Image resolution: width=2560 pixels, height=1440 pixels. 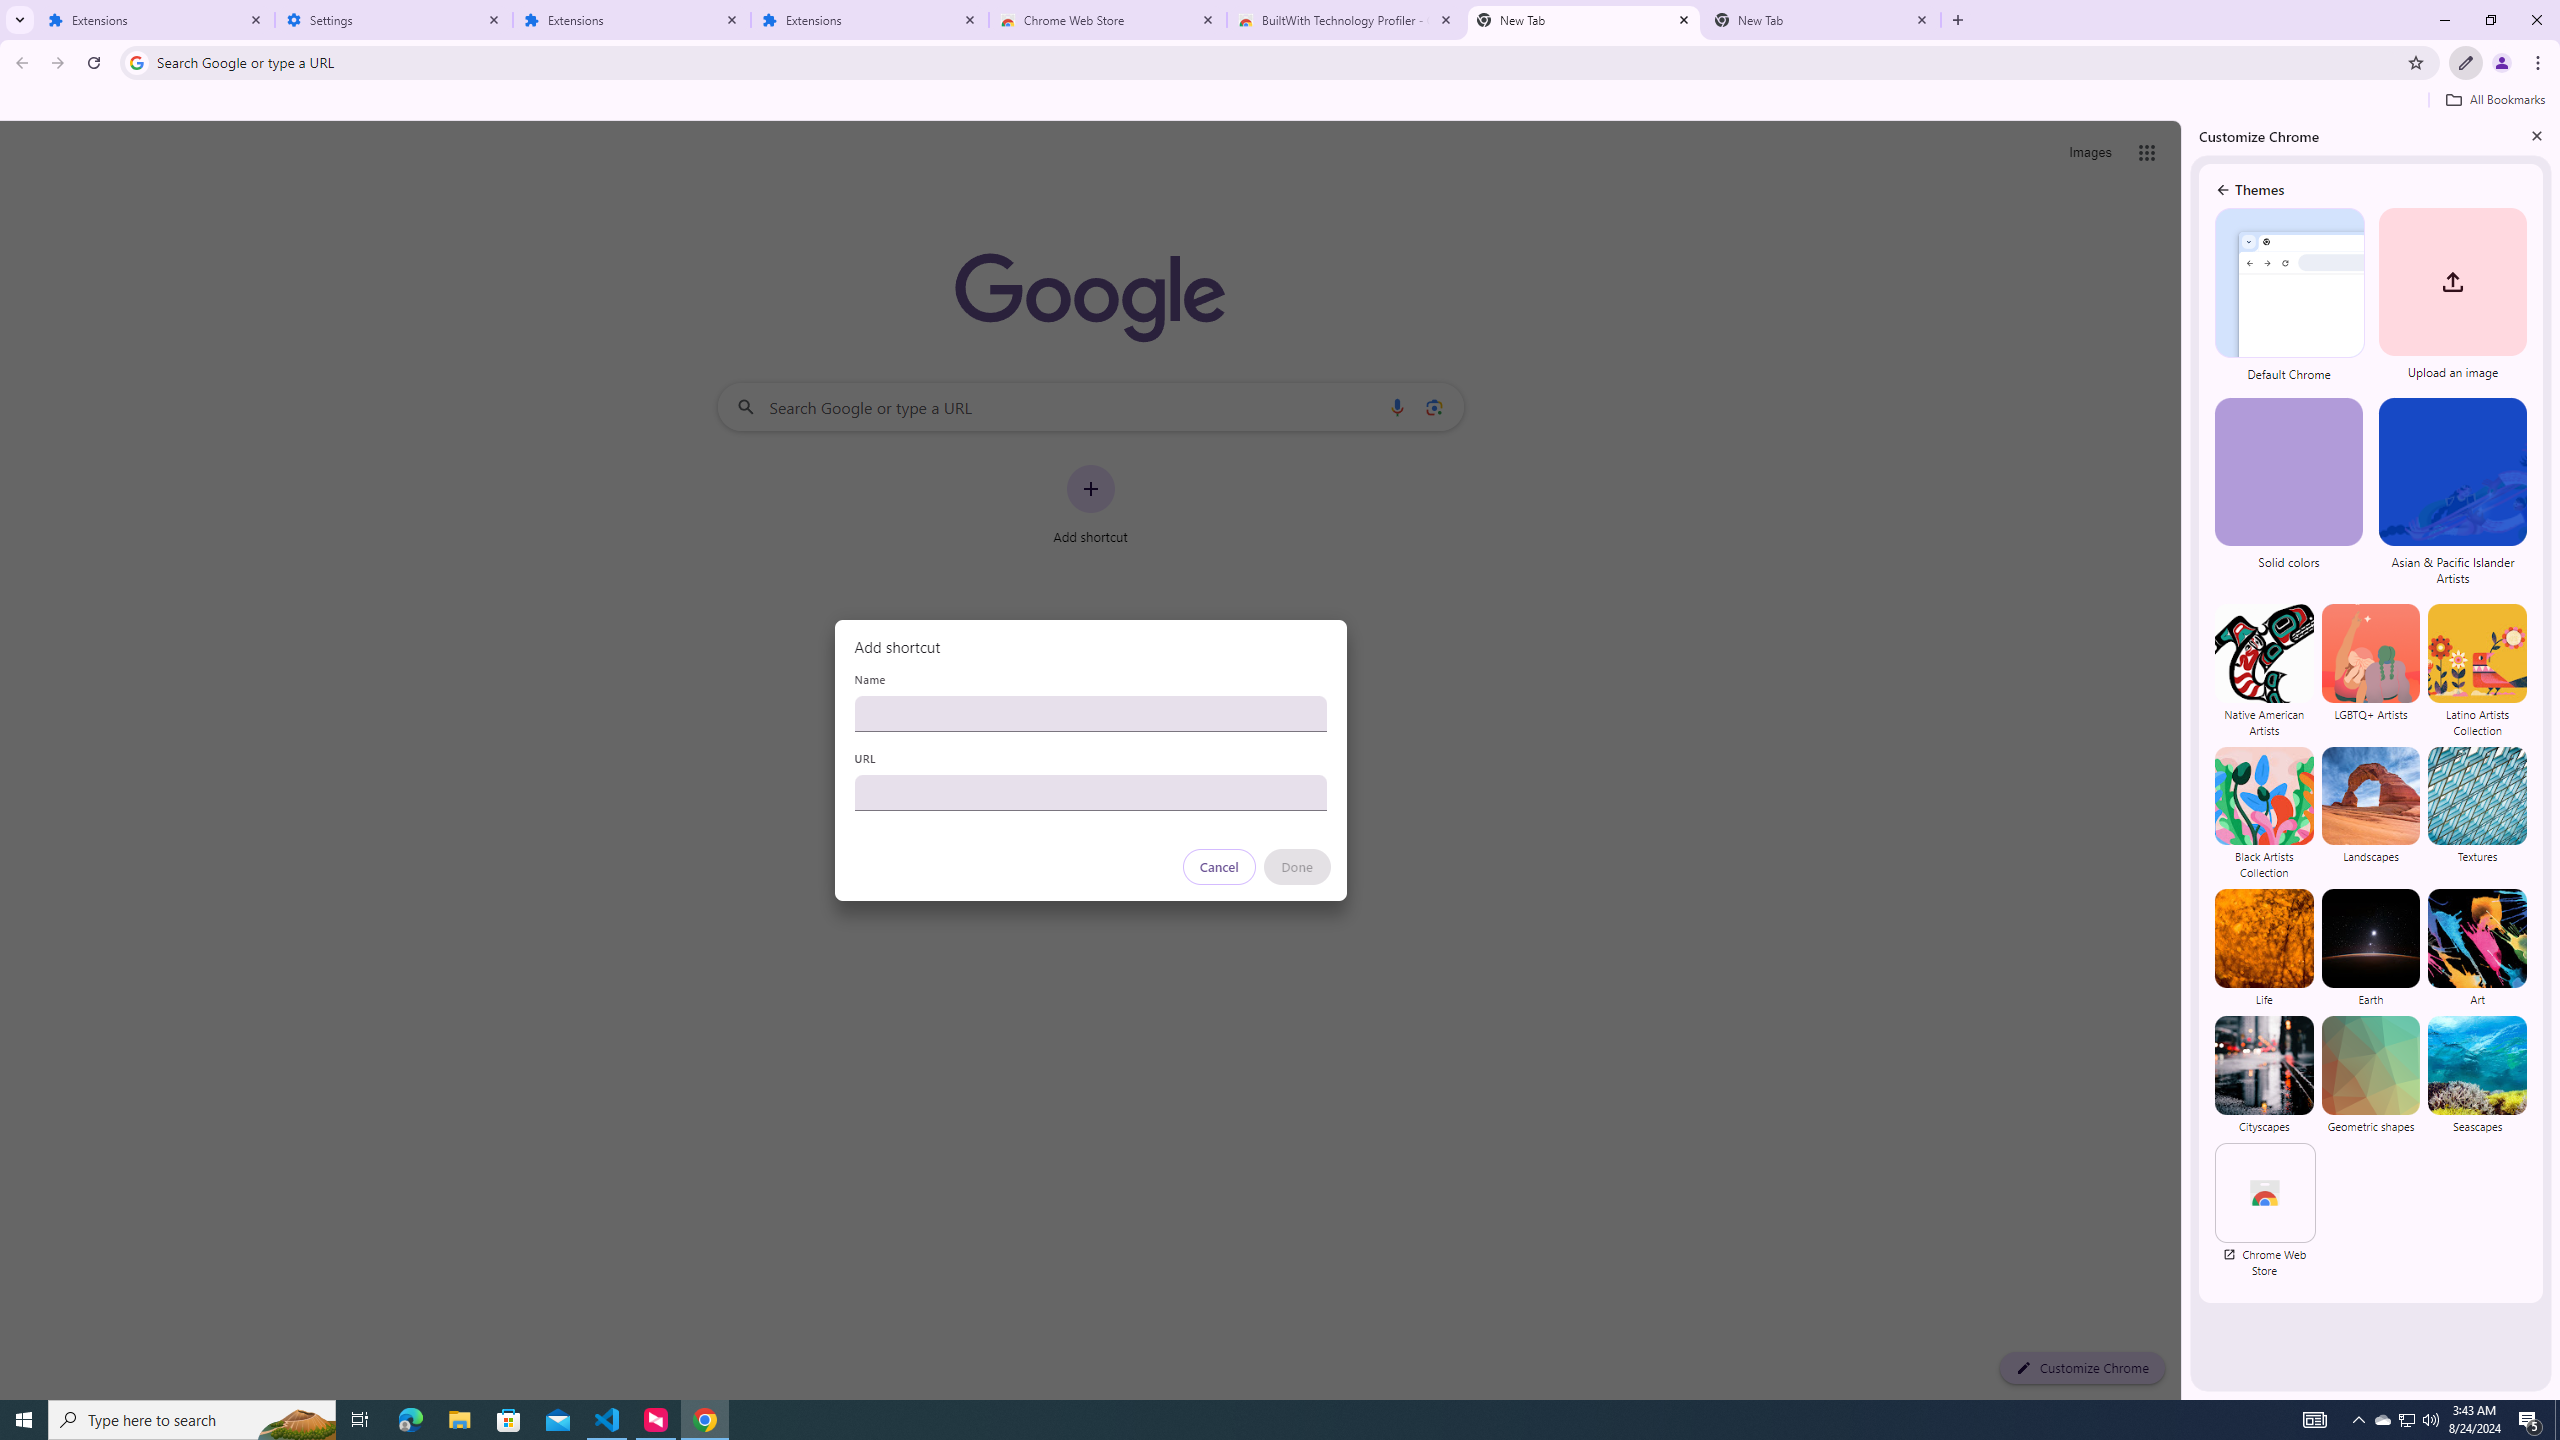 I want to click on 'Name', so click(x=1089, y=712).